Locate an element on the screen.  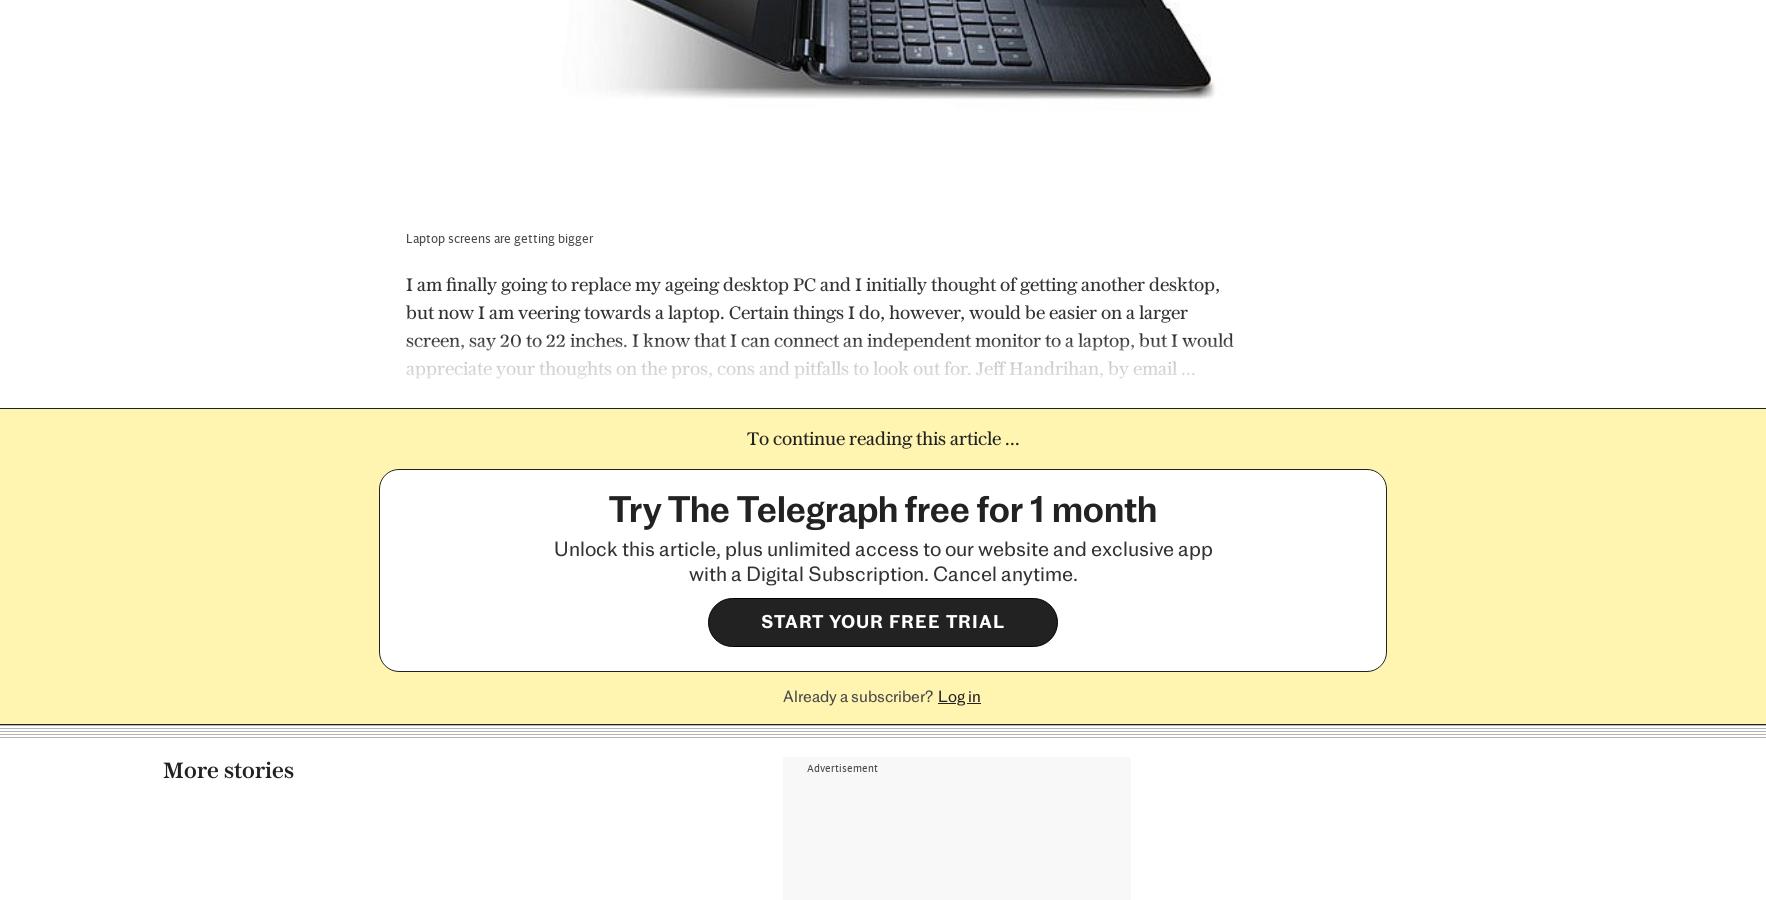
'27 Oct 2023, 1:34am' is located at coordinates (461, 830).